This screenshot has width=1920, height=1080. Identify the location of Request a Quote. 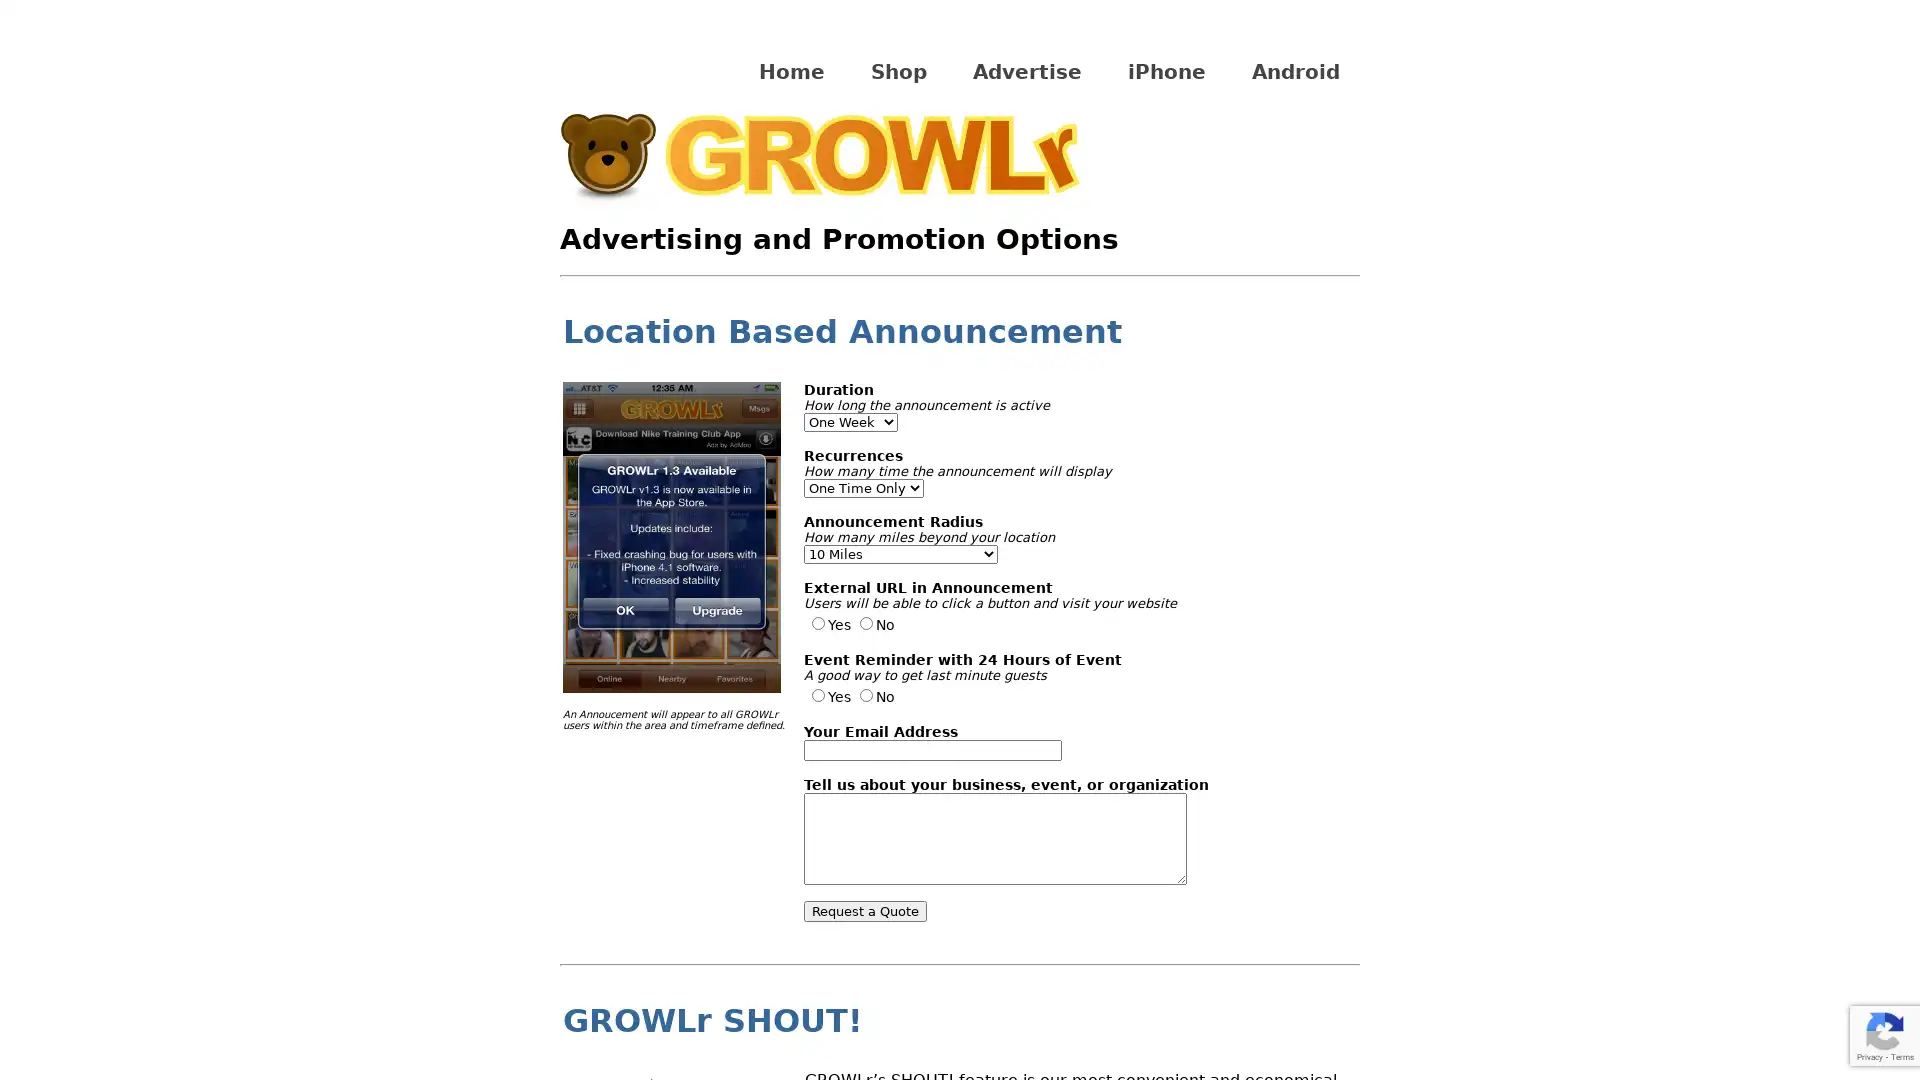
(865, 910).